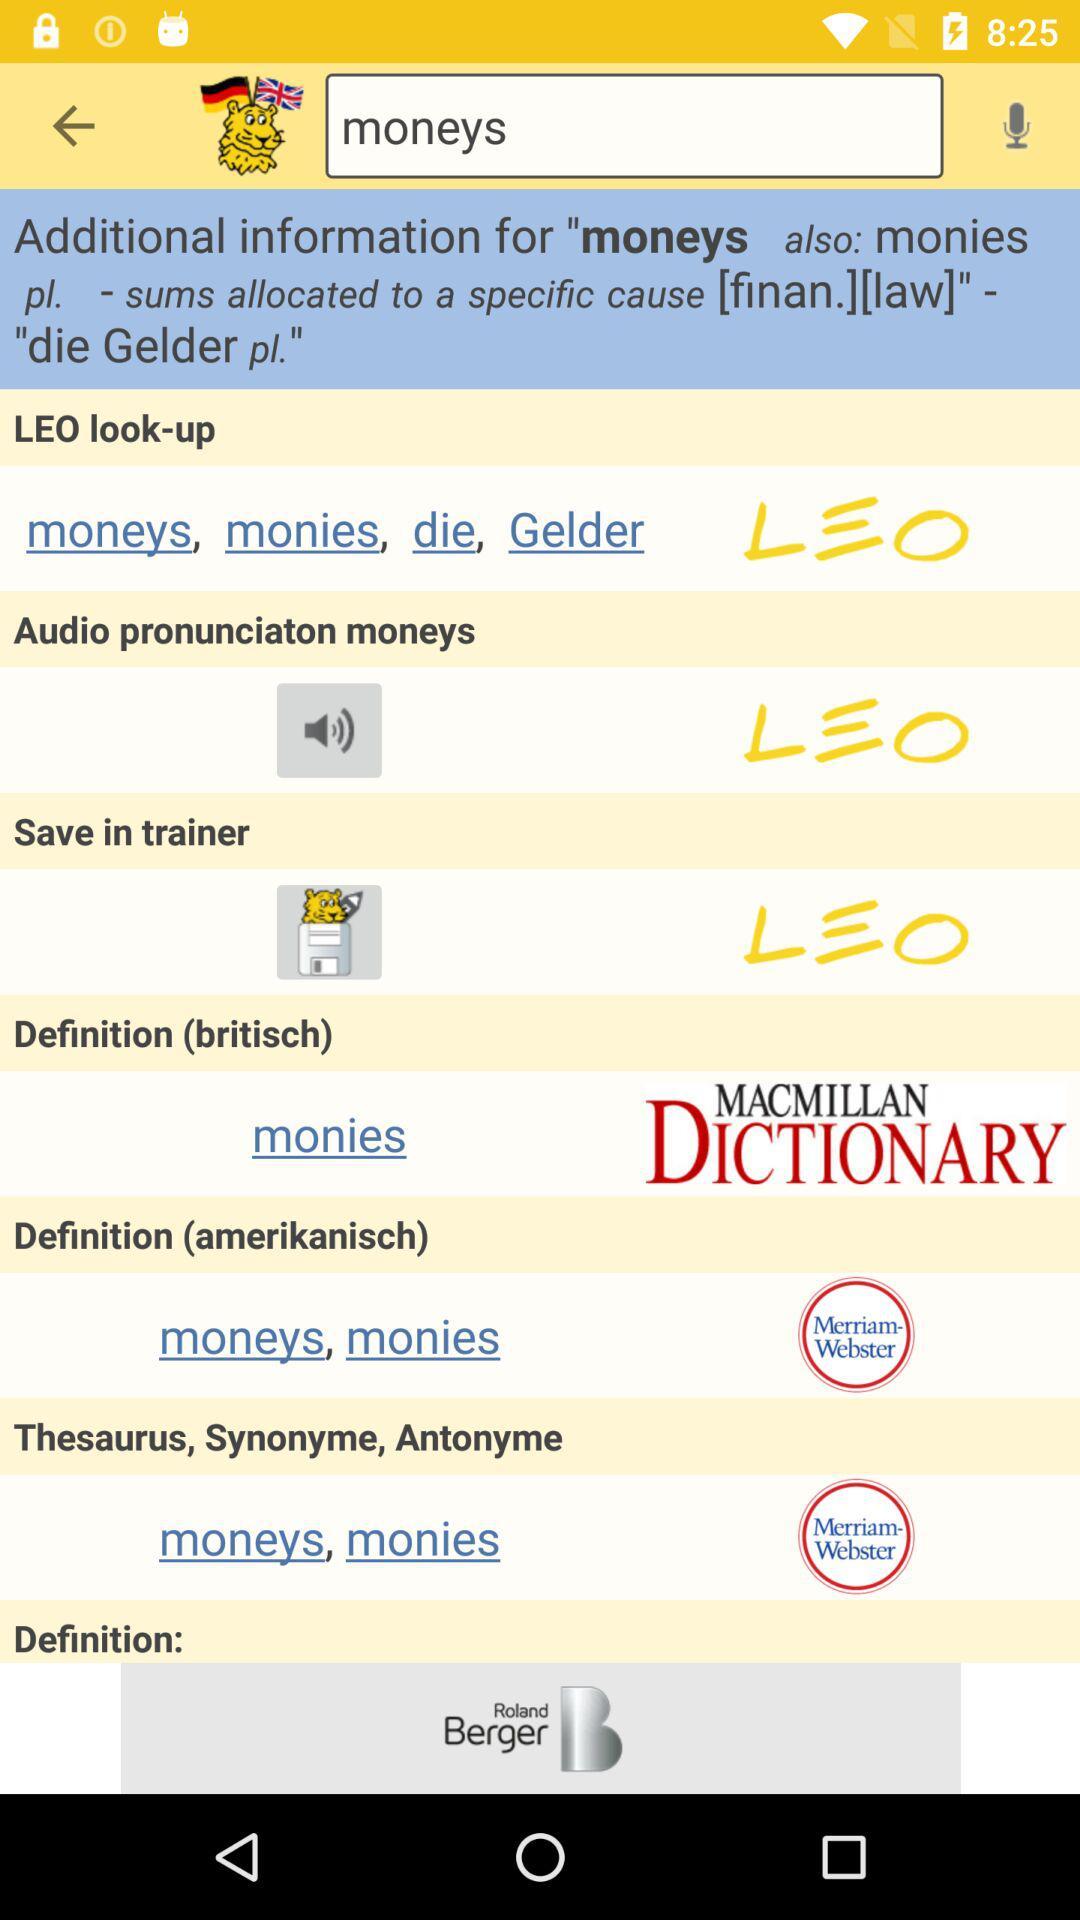 This screenshot has width=1080, height=1920. I want to click on word, so click(328, 931).